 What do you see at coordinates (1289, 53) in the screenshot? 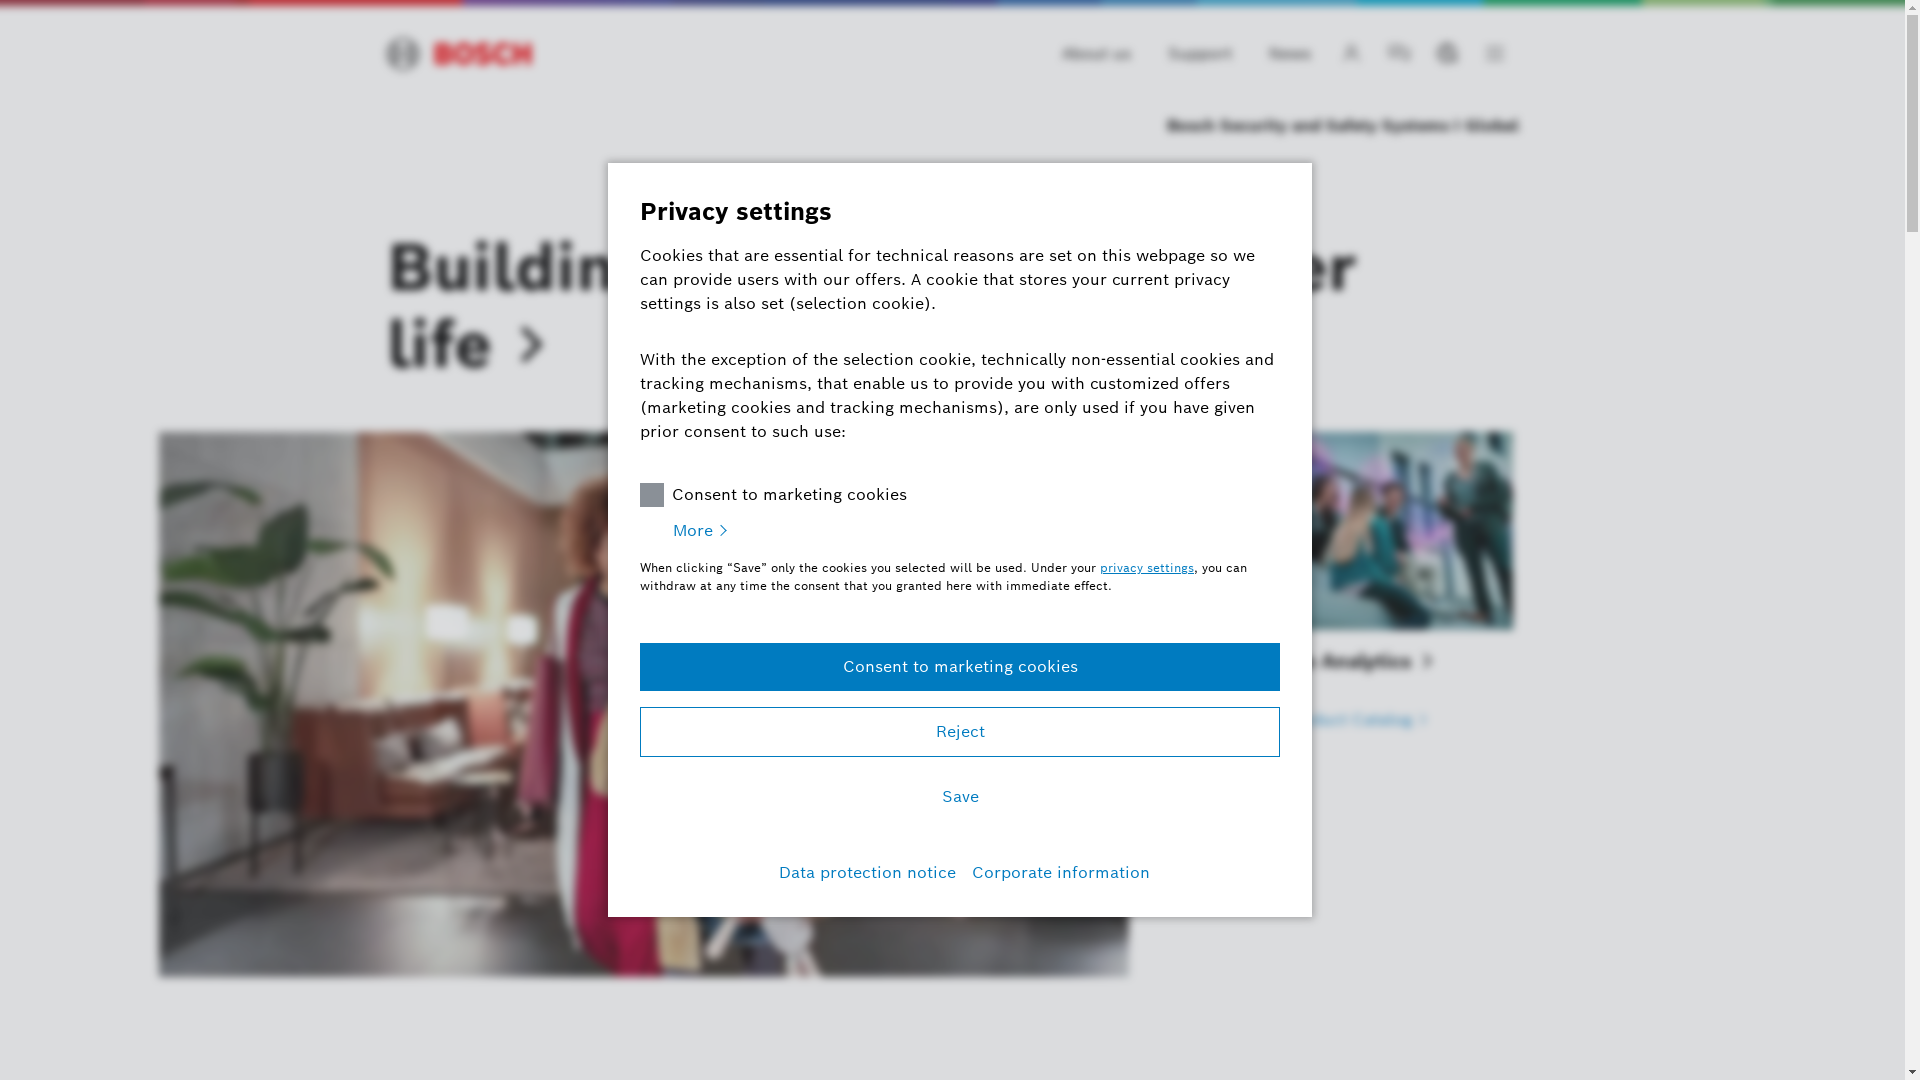
I see `'News'` at bounding box center [1289, 53].